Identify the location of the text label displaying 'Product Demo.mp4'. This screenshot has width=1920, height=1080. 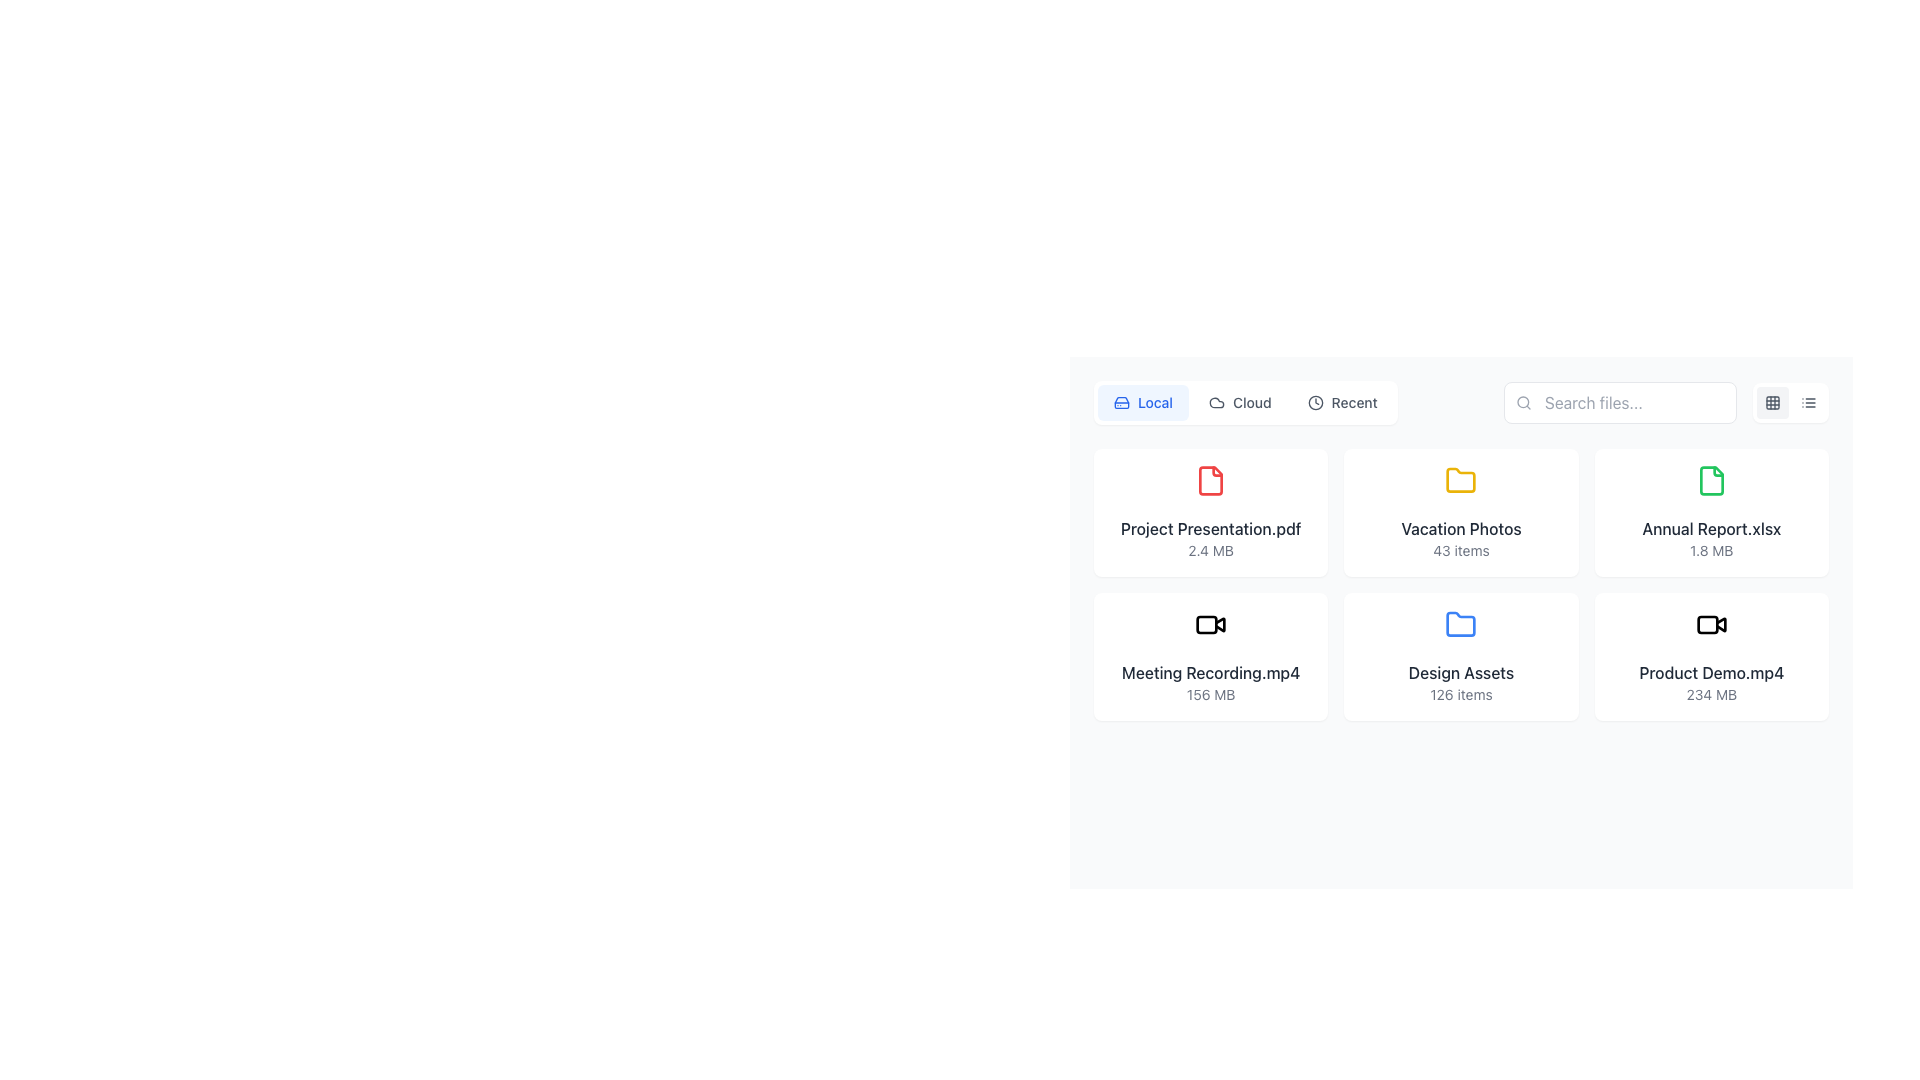
(1710, 672).